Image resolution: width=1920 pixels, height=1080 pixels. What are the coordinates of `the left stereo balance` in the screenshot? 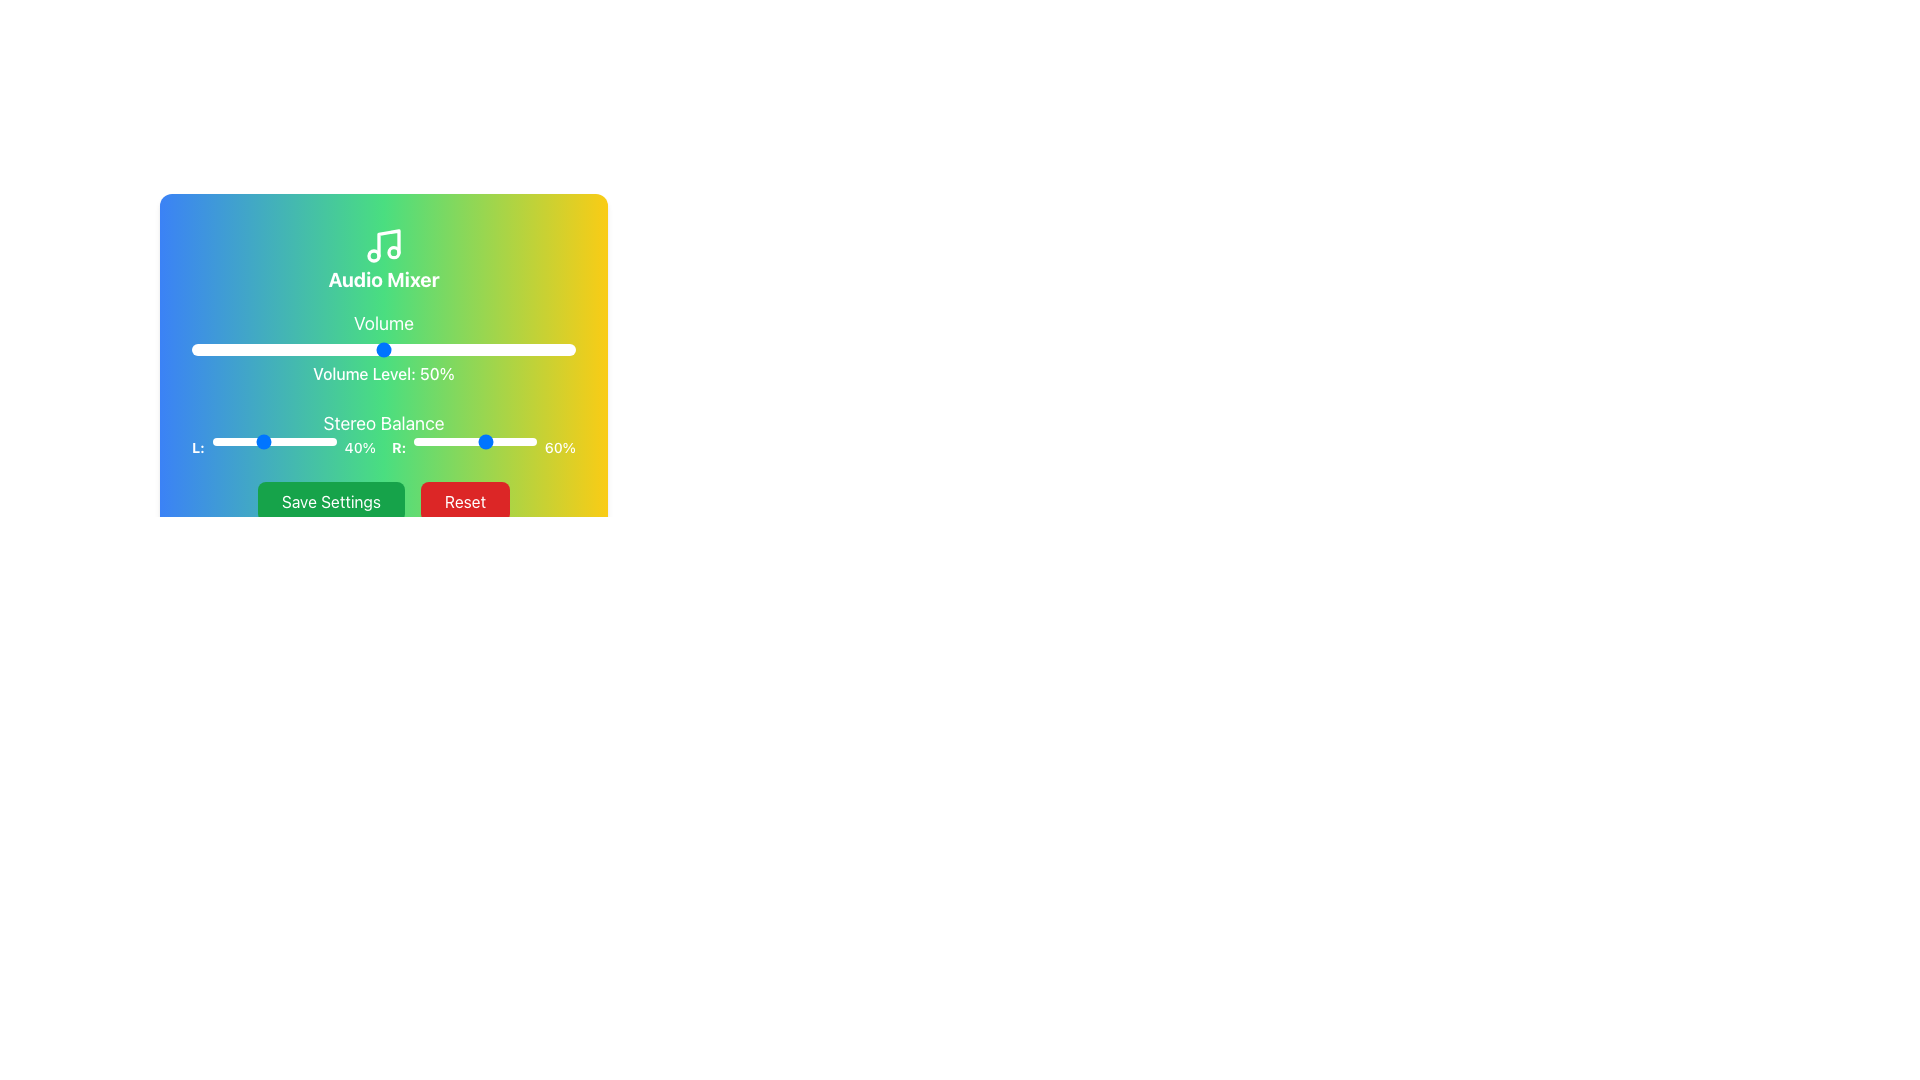 It's located at (296, 441).